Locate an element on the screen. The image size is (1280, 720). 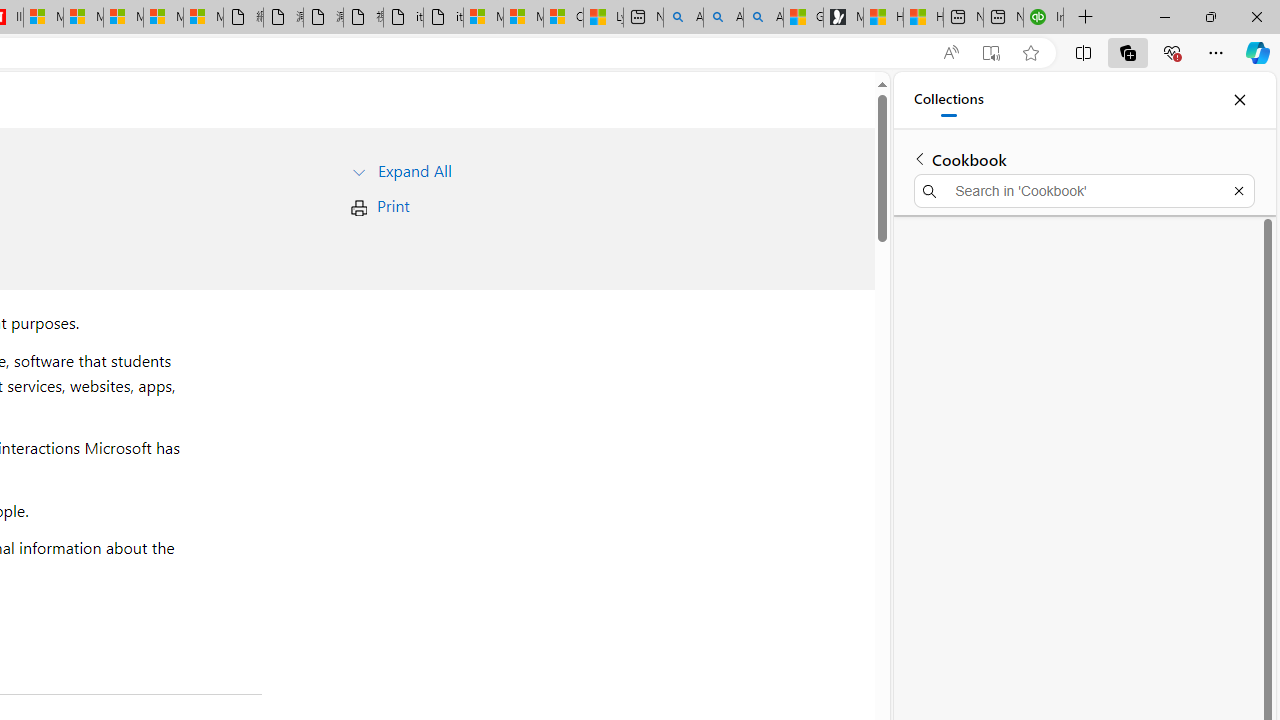
'itconcepthk.com/projector_solutions.mp4' is located at coordinates (442, 17).